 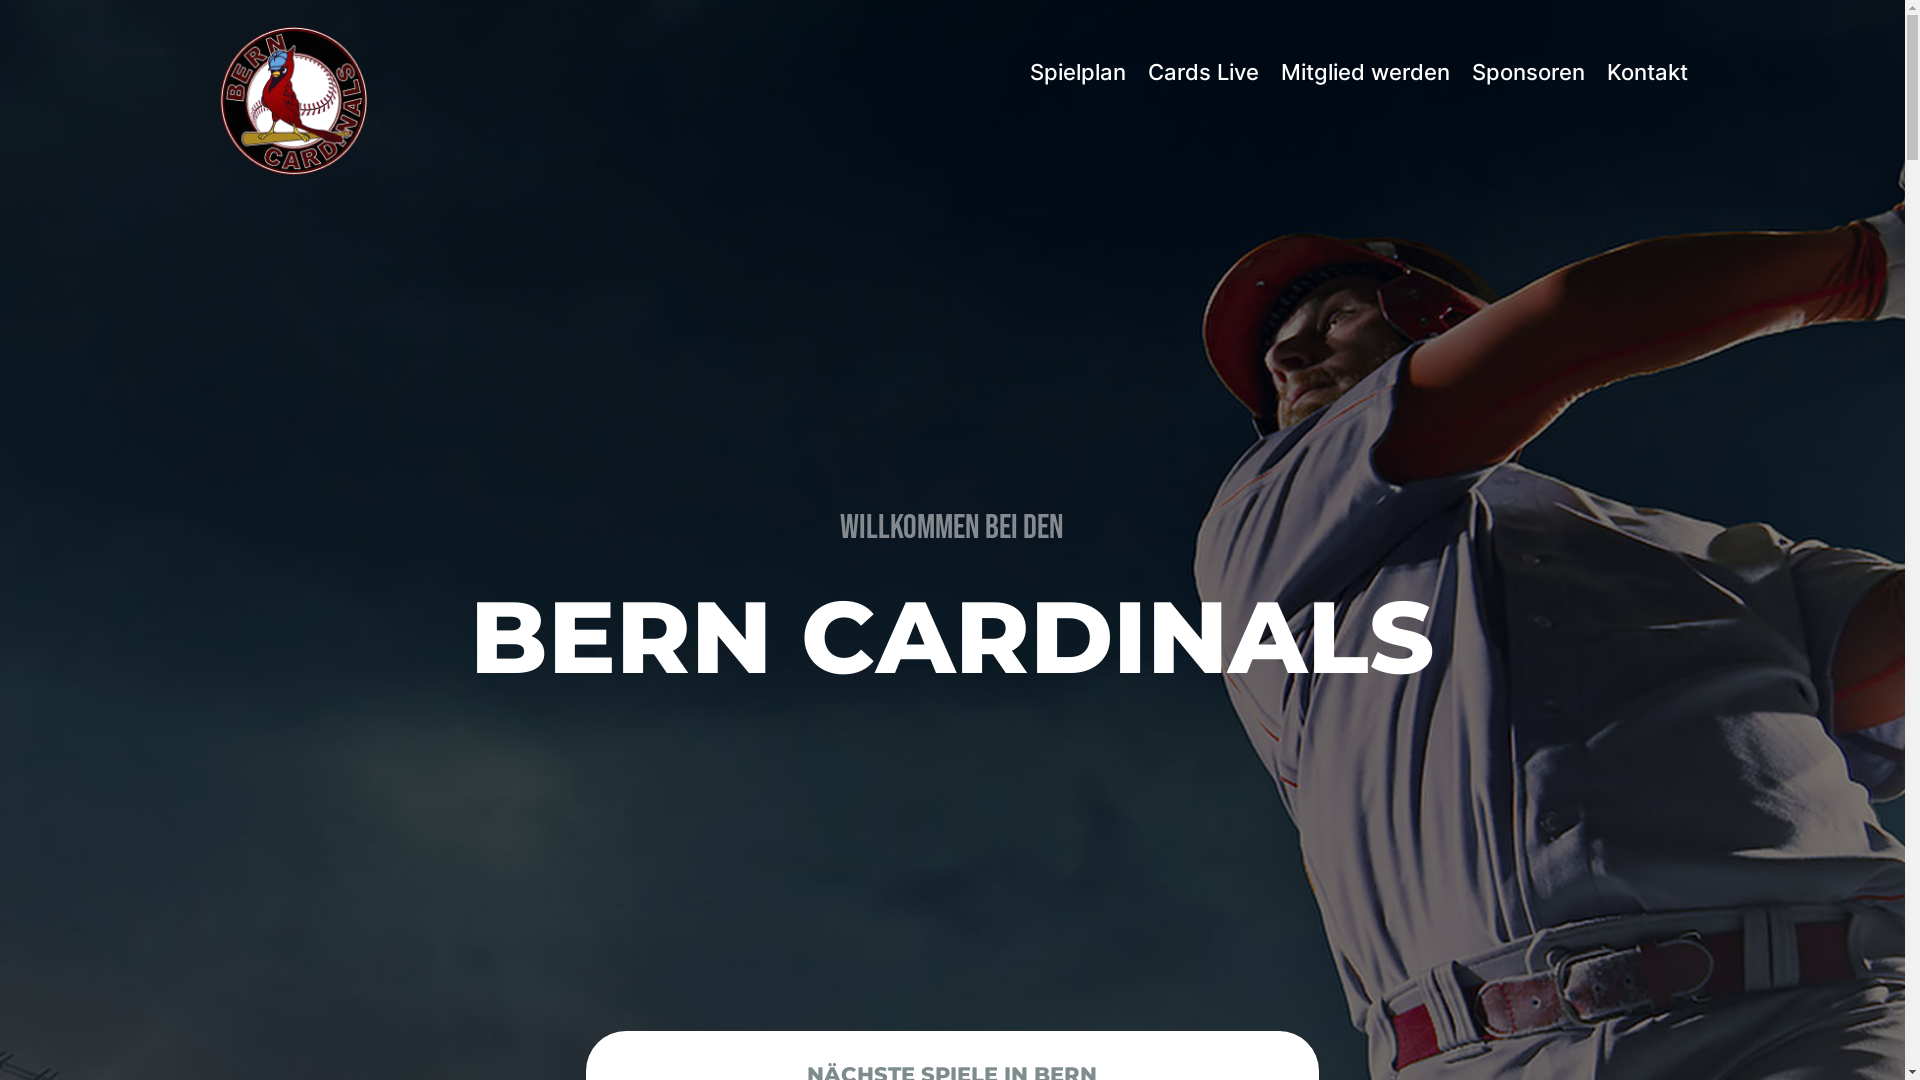 What do you see at coordinates (1077, 71) in the screenshot?
I see `'Spielplan'` at bounding box center [1077, 71].